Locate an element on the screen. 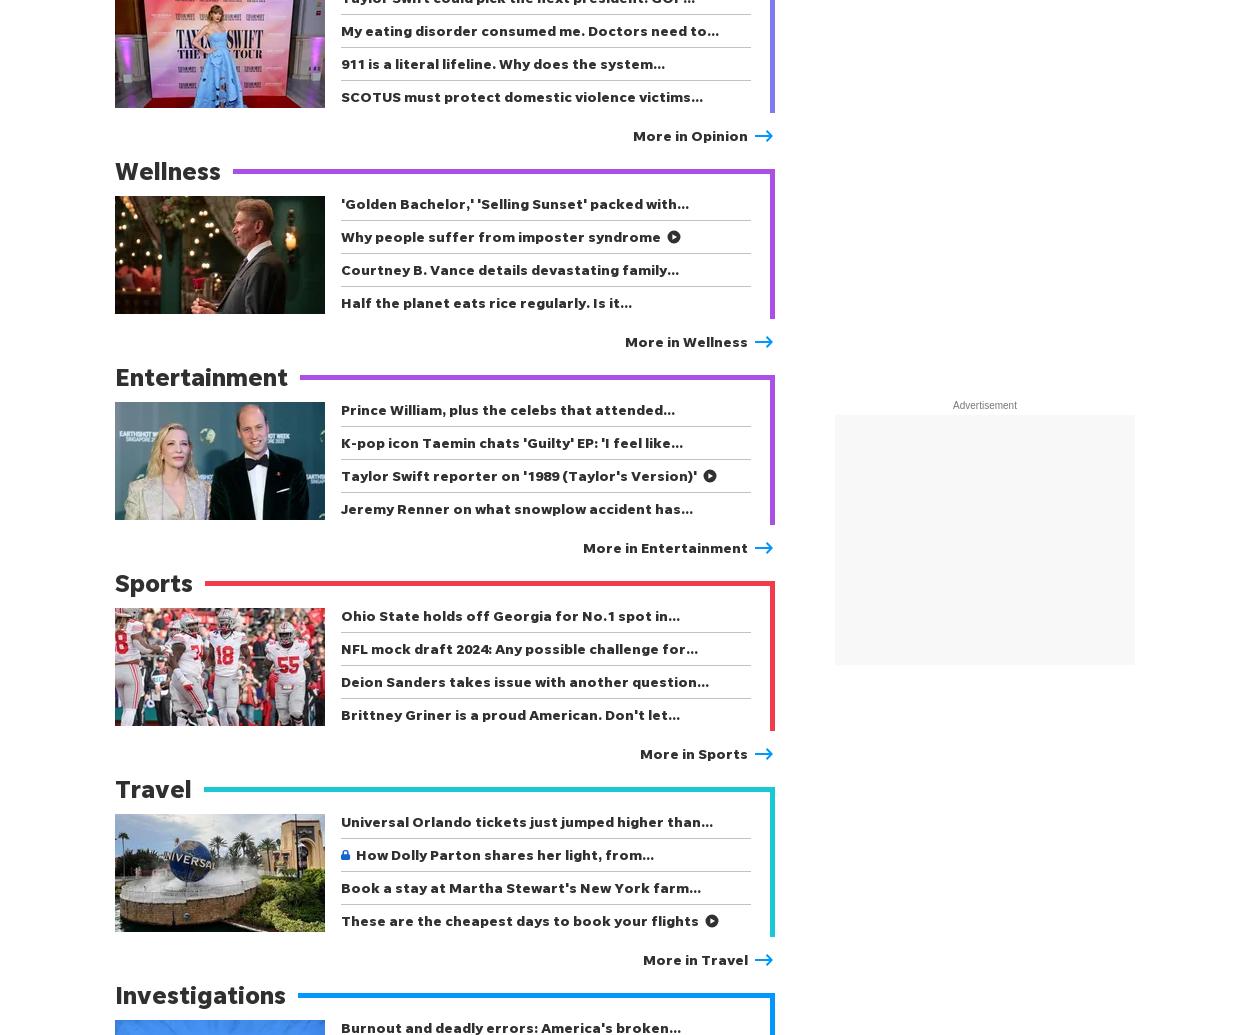 The width and height of the screenshot is (1250, 1035). 'Book a stay at Martha Stewart's New York farm…' is located at coordinates (521, 886).